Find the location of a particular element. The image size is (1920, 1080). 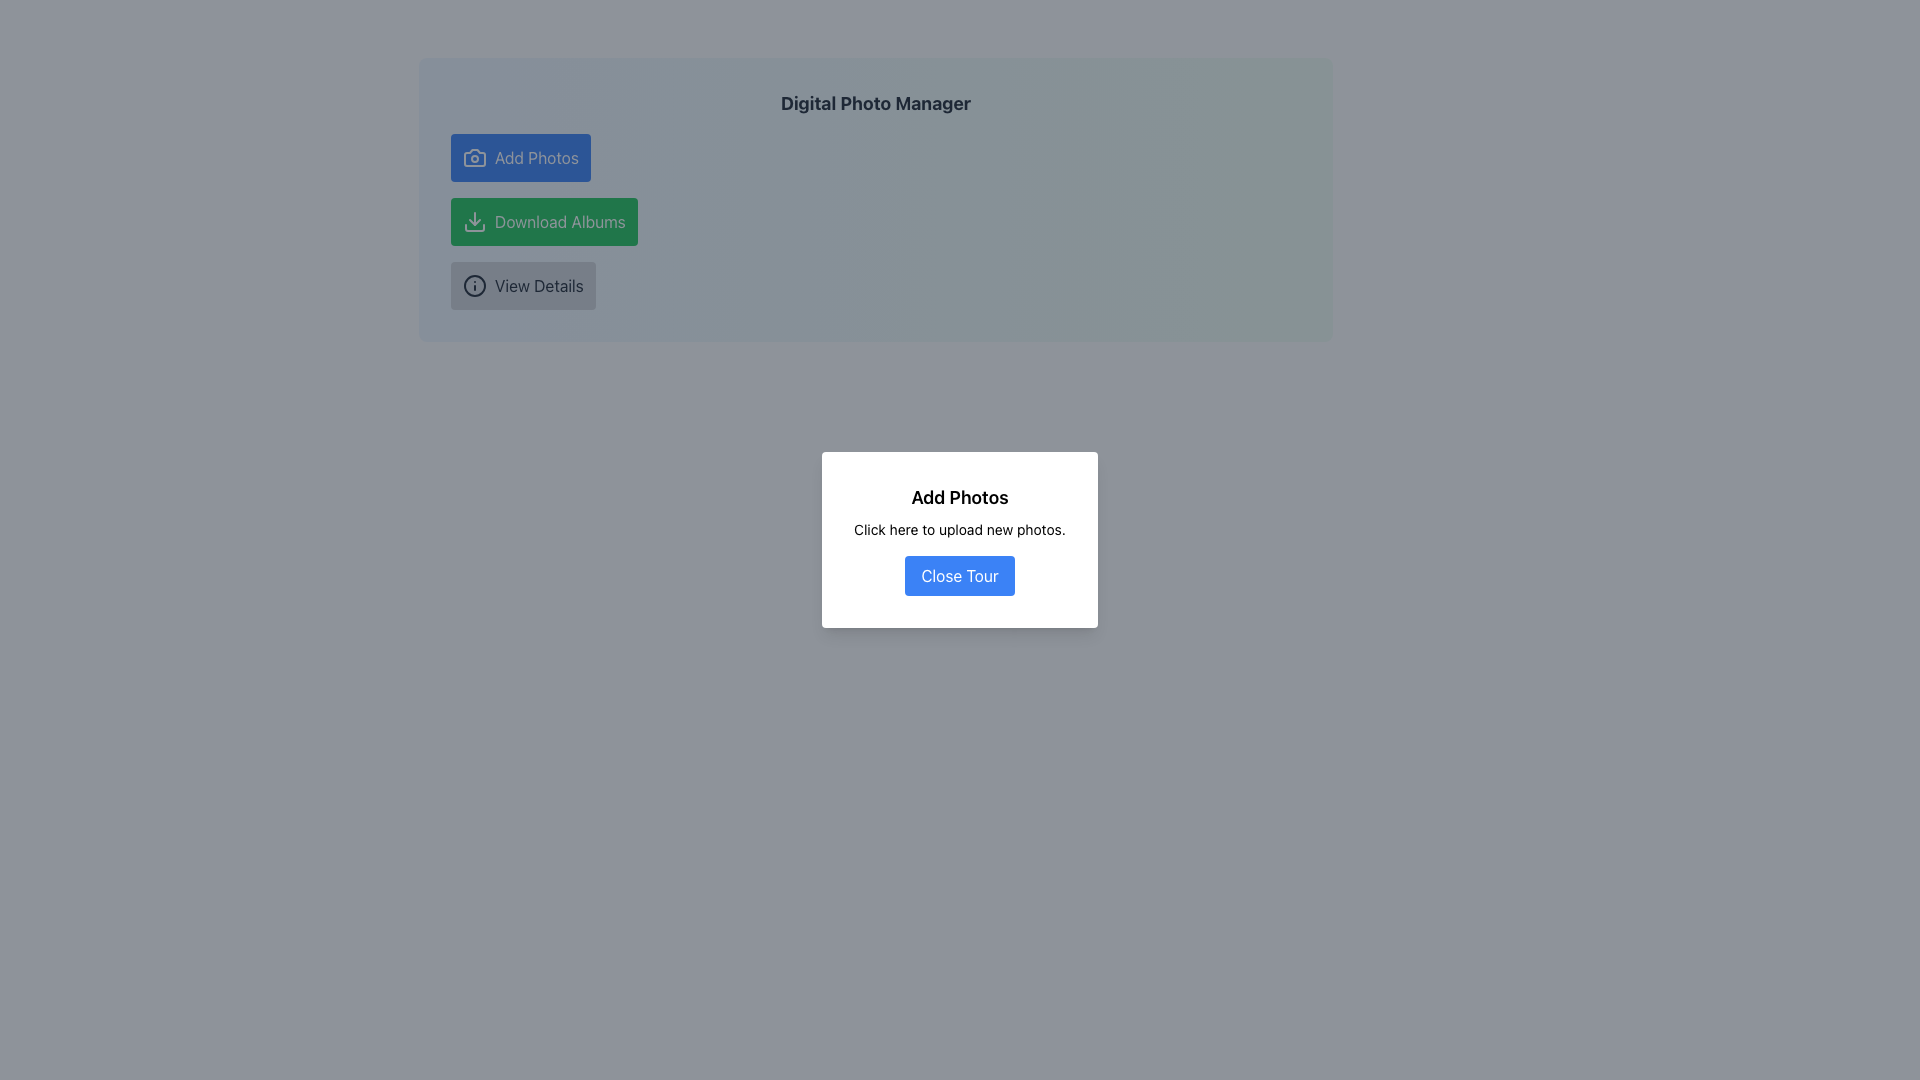

the close button located at the center bottom of the modal dialog box is located at coordinates (960, 575).